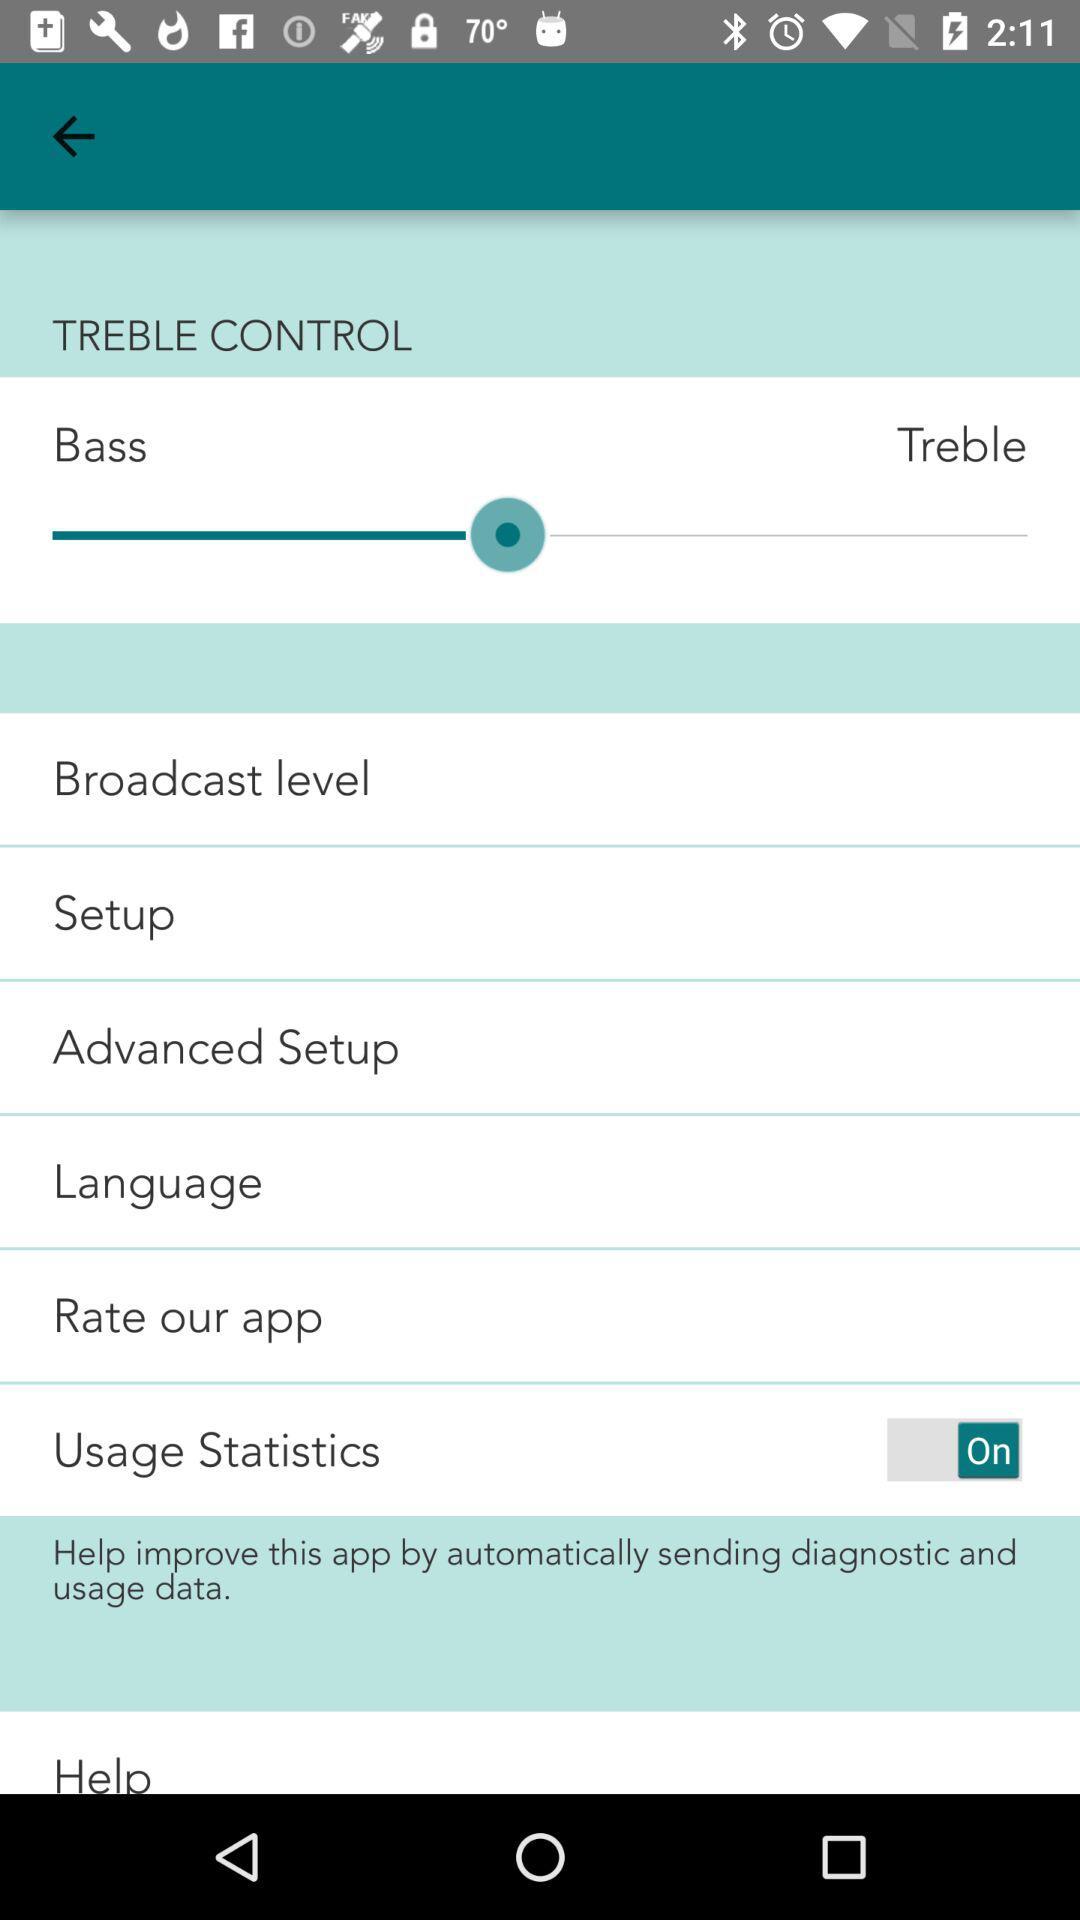  I want to click on item below language icon, so click(161, 1315).